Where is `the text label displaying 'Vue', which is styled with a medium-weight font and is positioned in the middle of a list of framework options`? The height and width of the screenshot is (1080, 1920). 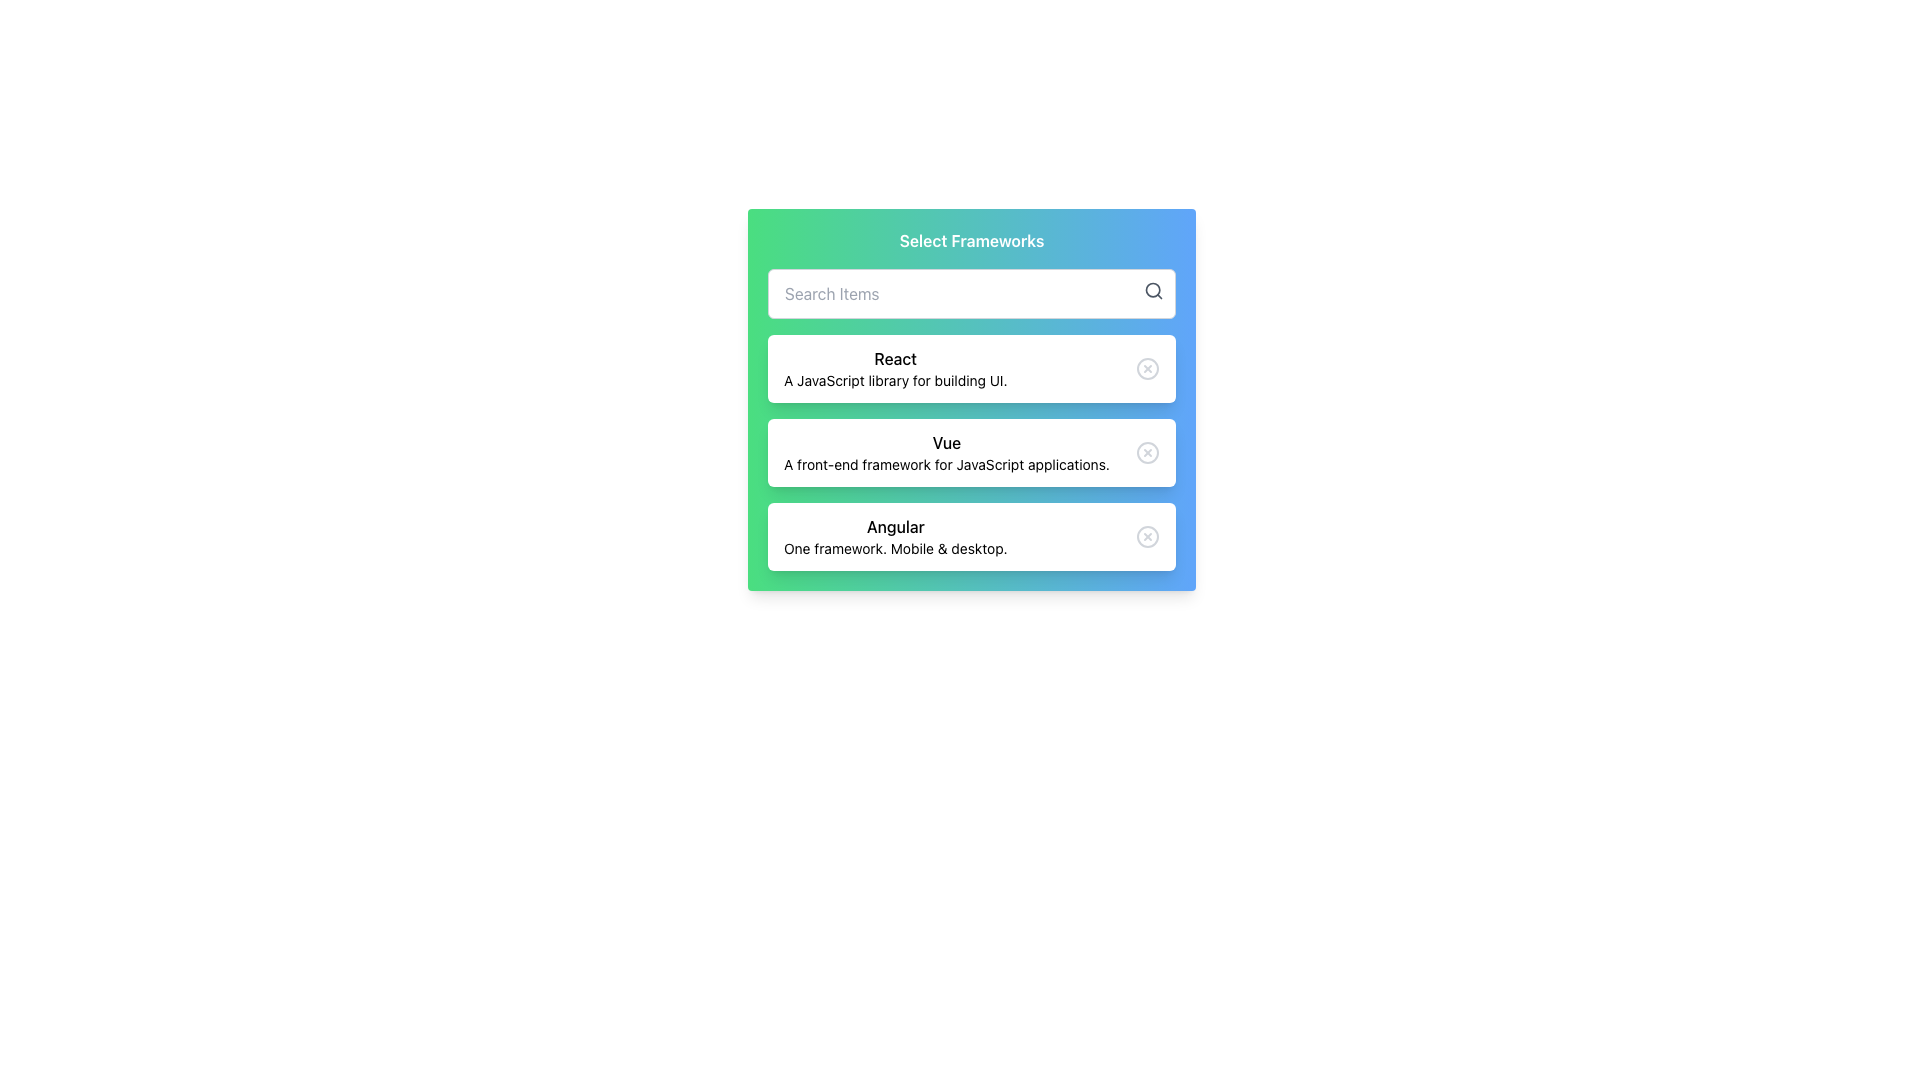
the text label displaying 'Vue', which is styled with a medium-weight font and is positioned in the middle of a list of framework options is located at coordinates (945, 442).